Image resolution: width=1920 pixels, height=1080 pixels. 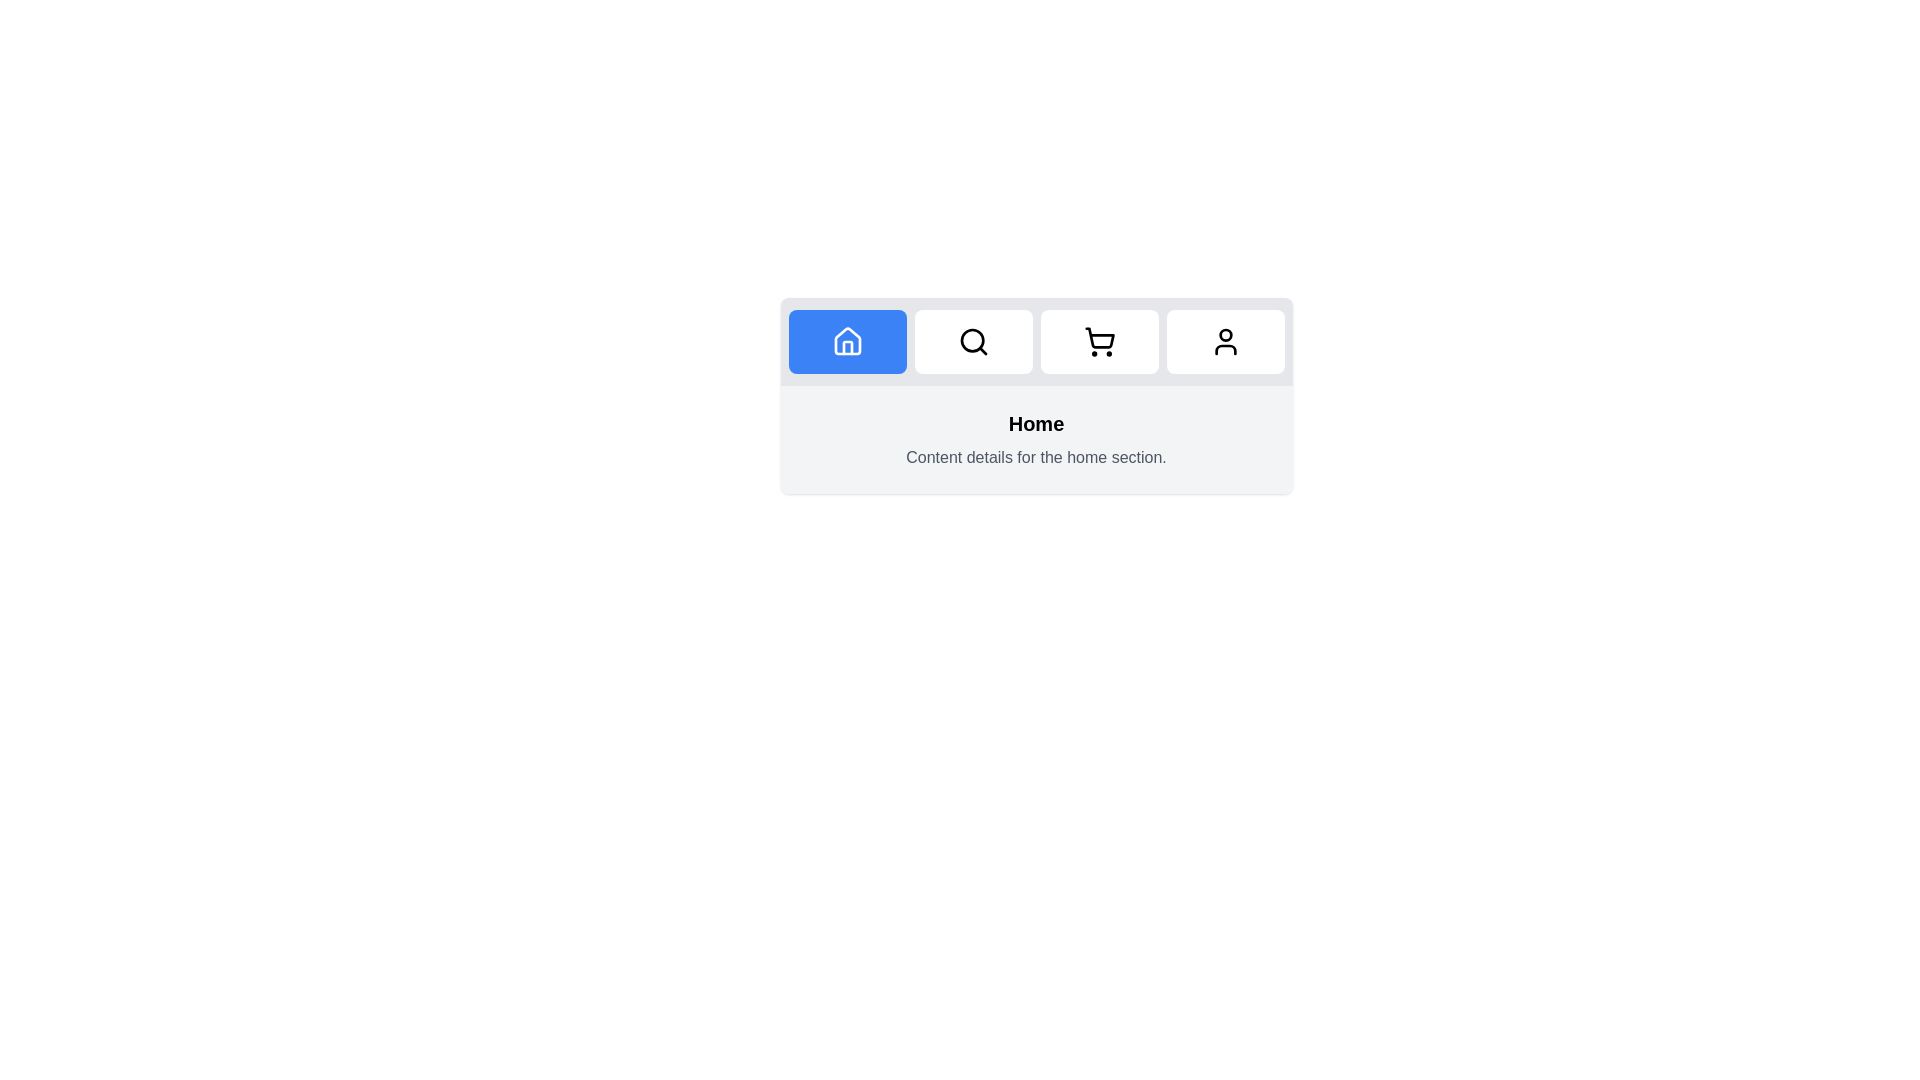 I want to click on the circular shape within the magnifying glass icon, which represents the search functionality in the top menu bar, so click(x=972, y=339).